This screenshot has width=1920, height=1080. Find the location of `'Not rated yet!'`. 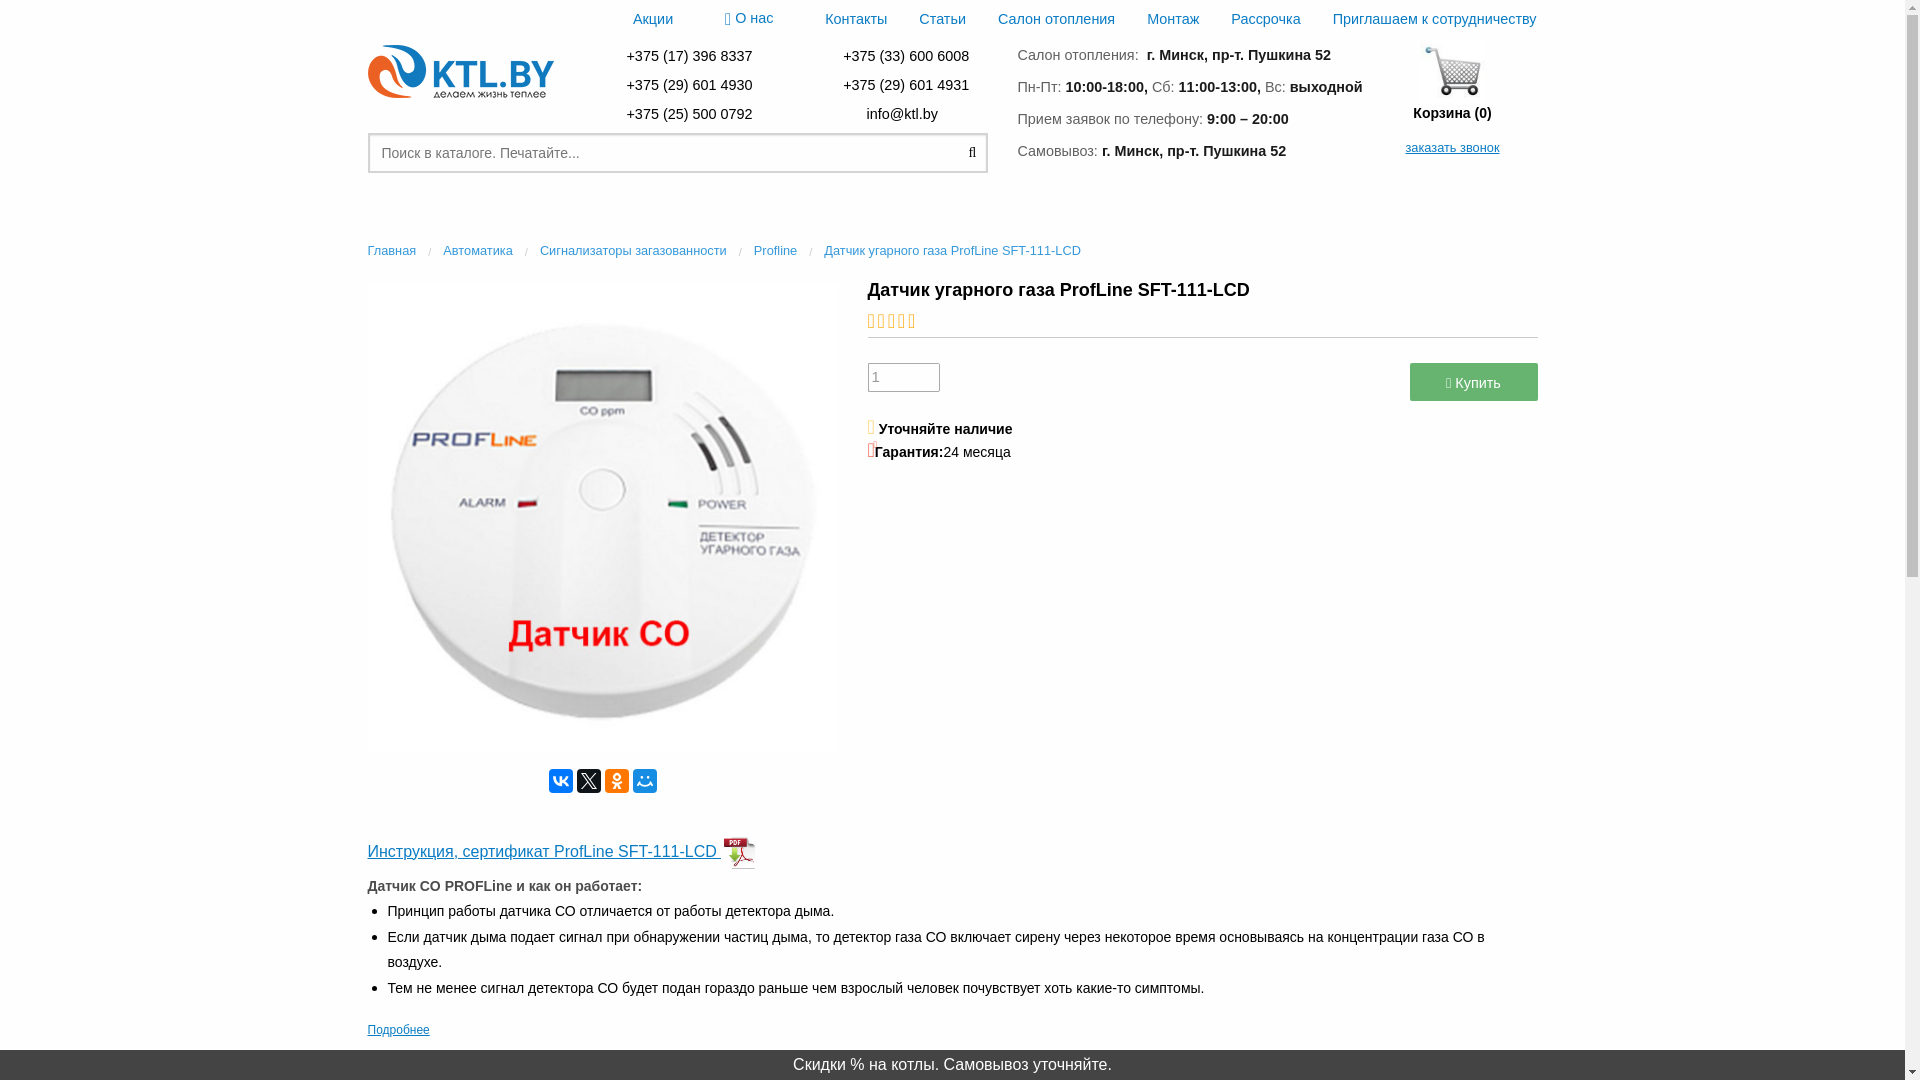

'Not rated yet!' is located at coordinates (887, 319).